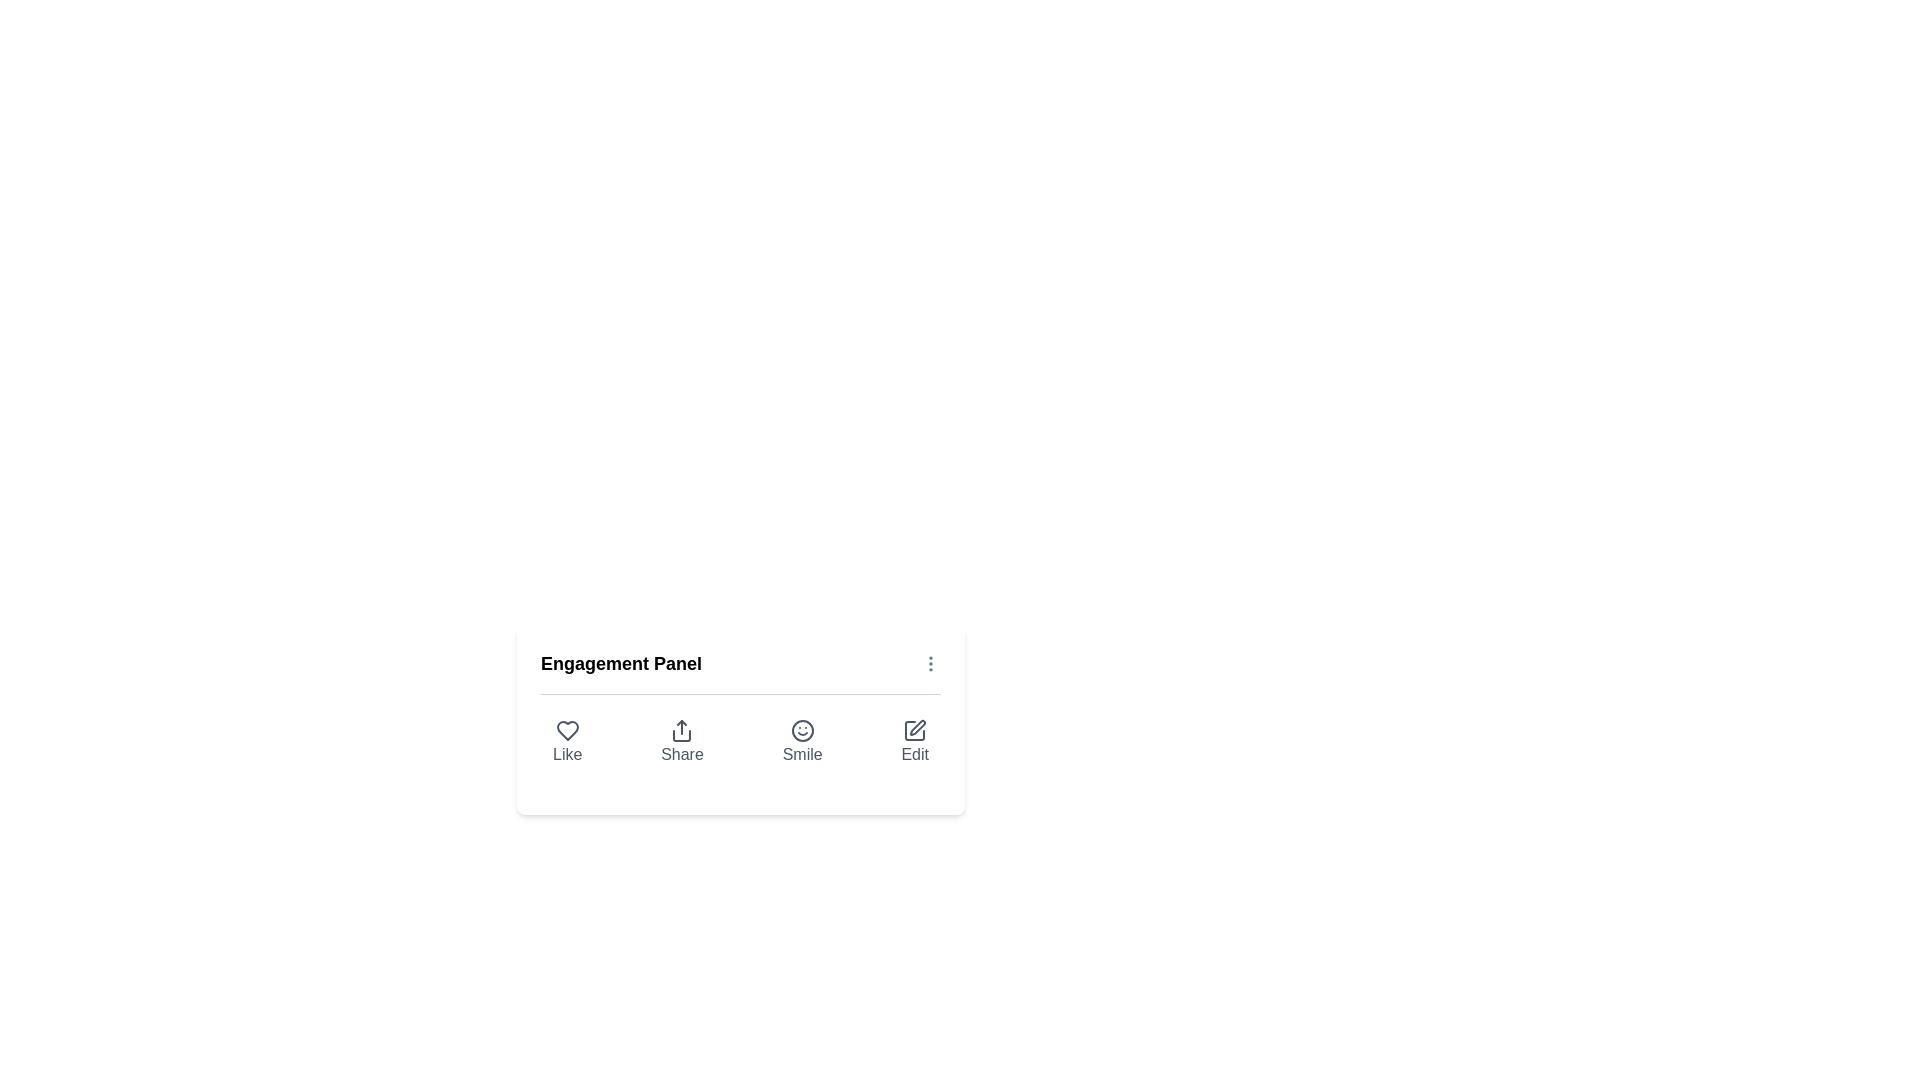  What do you see at coordinates (566, 743) in the screenshot?
I see `the 'Like' button located at the far left of the horizontal button set in the 'Engagement Panel' card to express approval for the content` at bounding box center [566, 743].